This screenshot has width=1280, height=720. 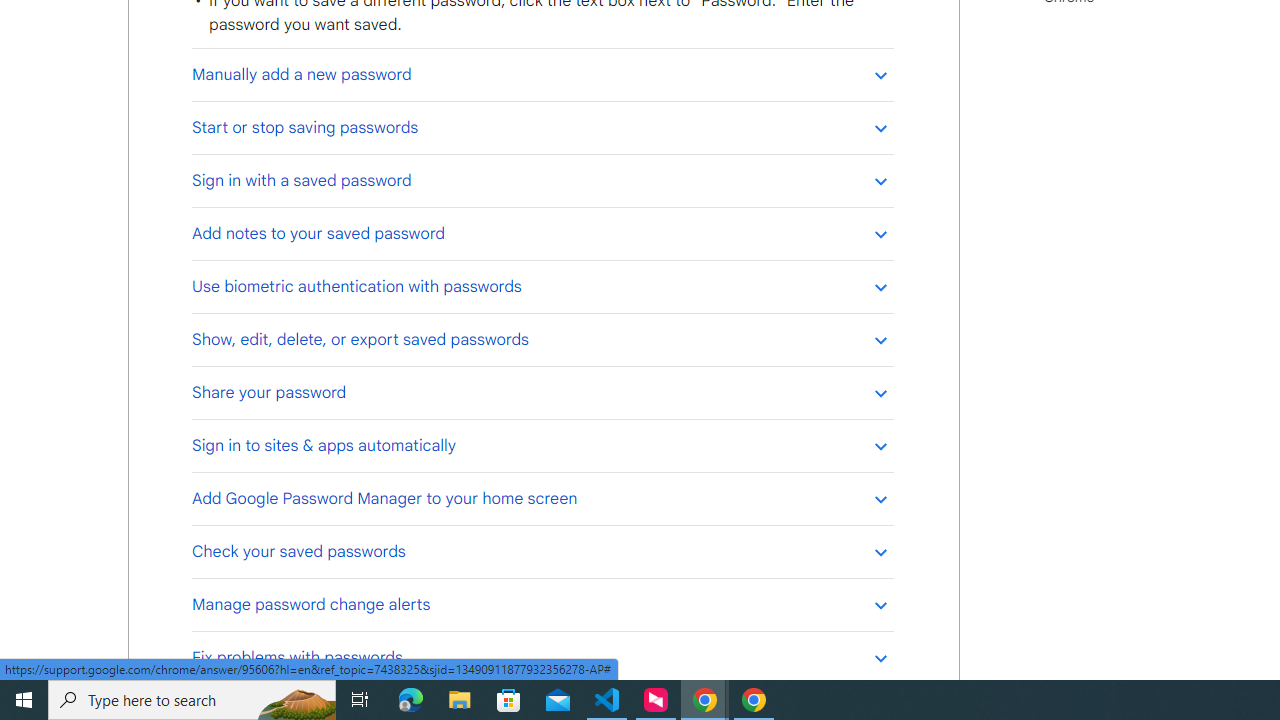 I want to click on 'Share your password', so click(x=542, y=392).